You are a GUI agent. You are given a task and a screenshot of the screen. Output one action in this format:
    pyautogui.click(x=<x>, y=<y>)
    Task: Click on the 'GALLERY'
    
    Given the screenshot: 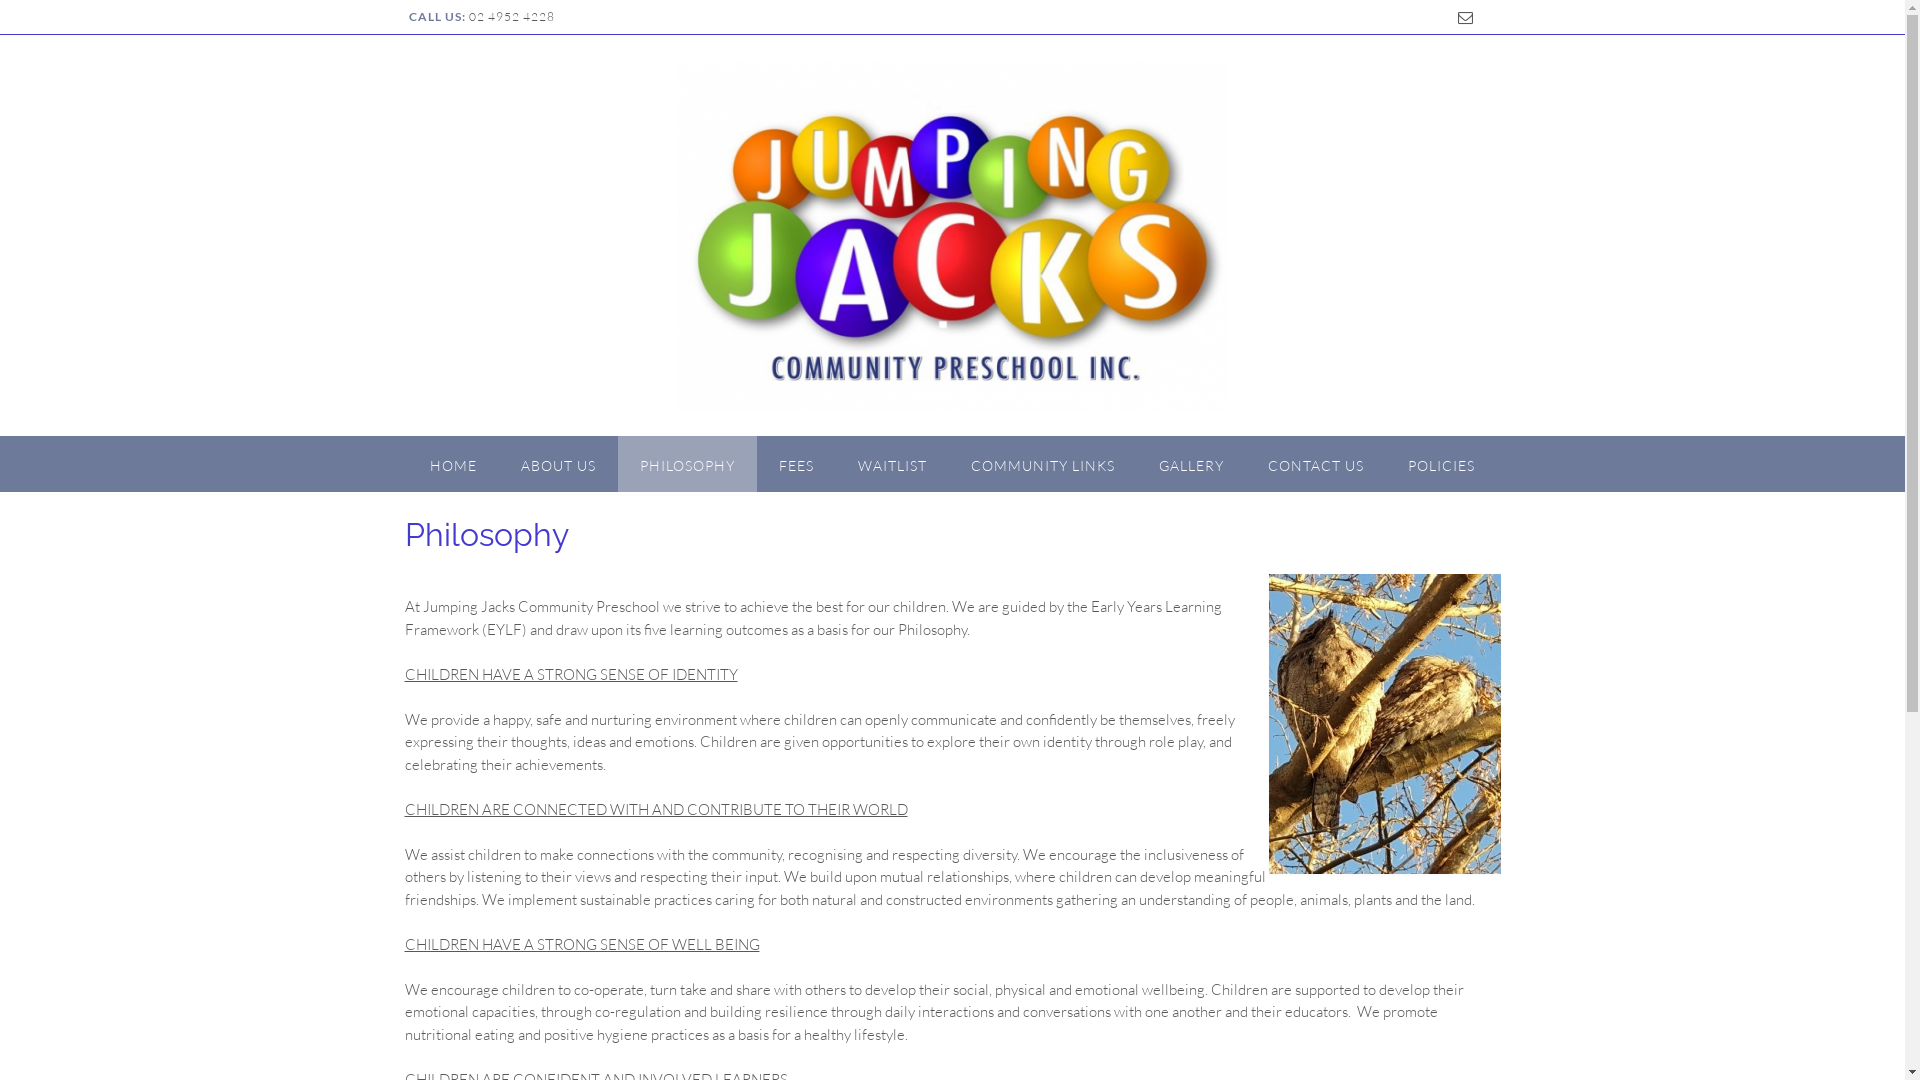 What is the action you would take?
    pyautogui.click(x=1137, y=463)
    